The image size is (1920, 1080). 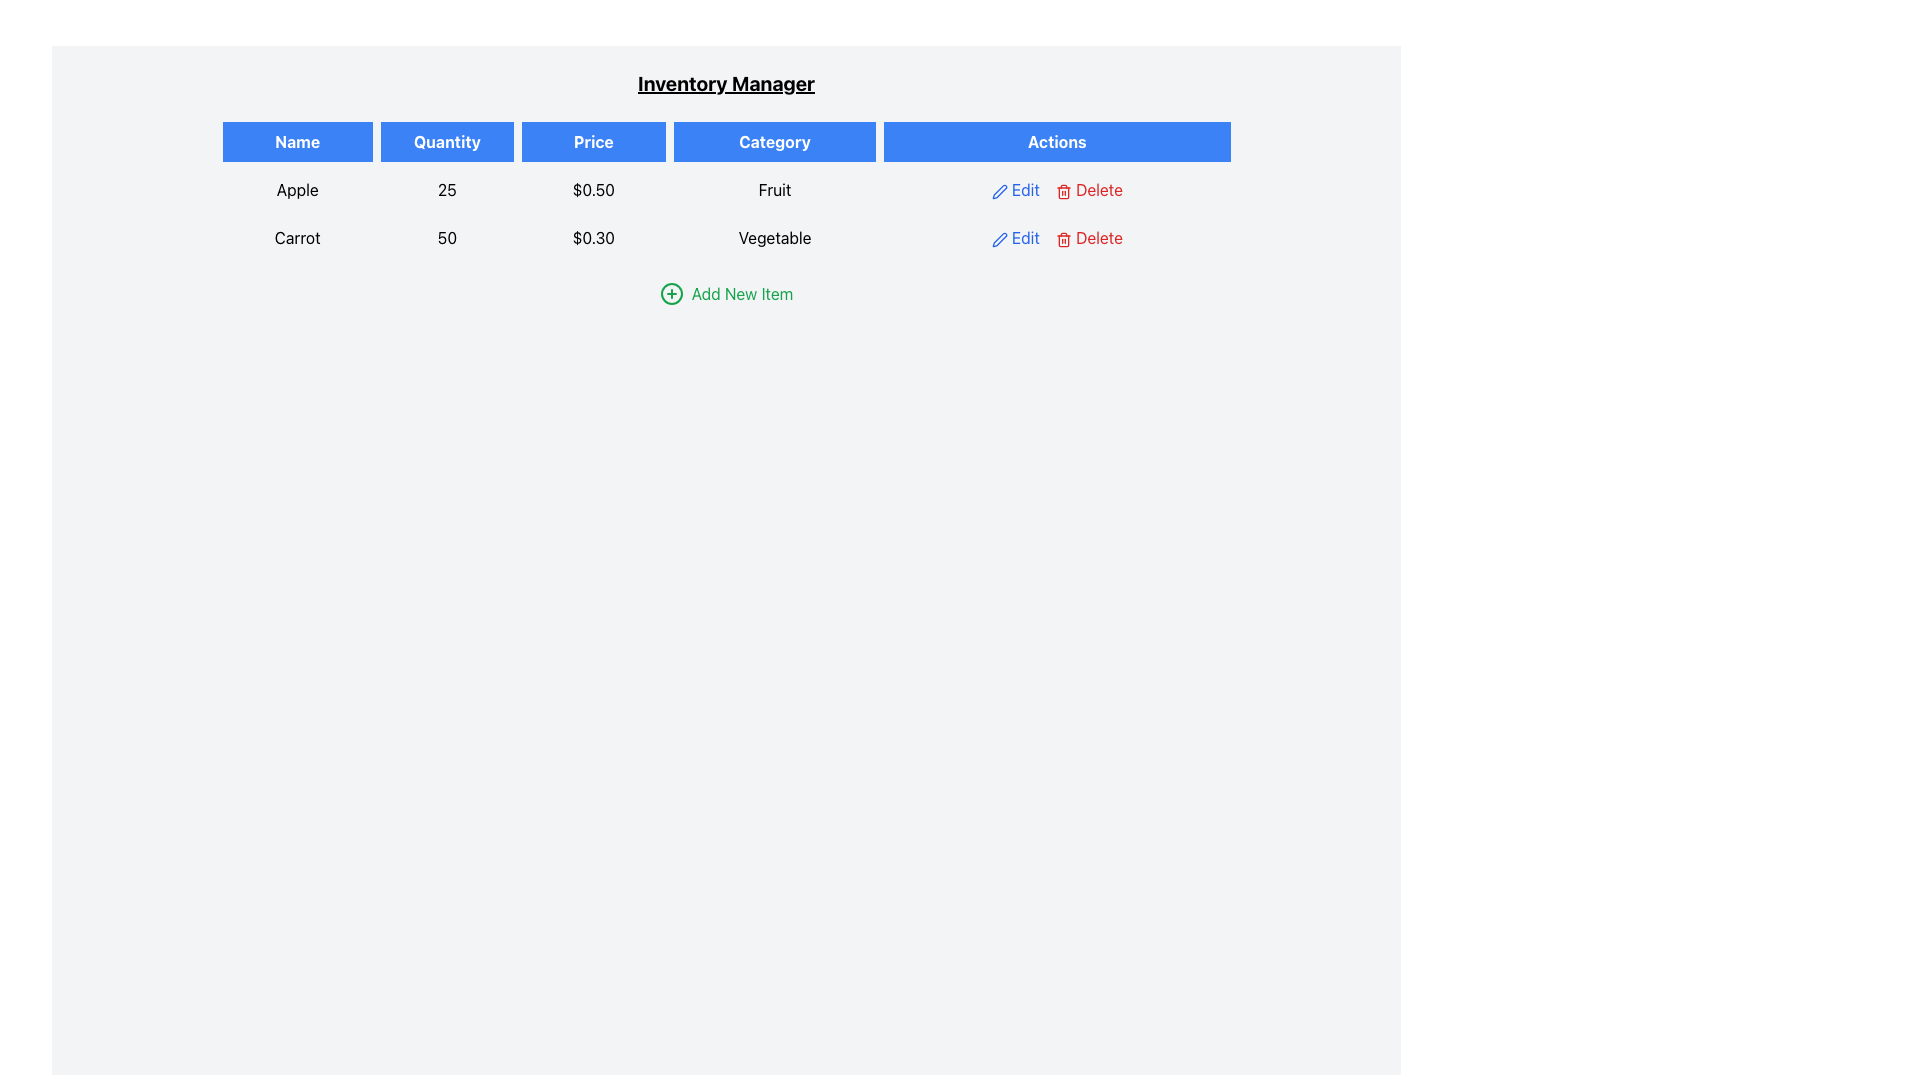 I want to click on the Text Display element that shows the quantity of 'Apple' in the 'Quantity' column of the inventory management system, so click(x=446, y=189).